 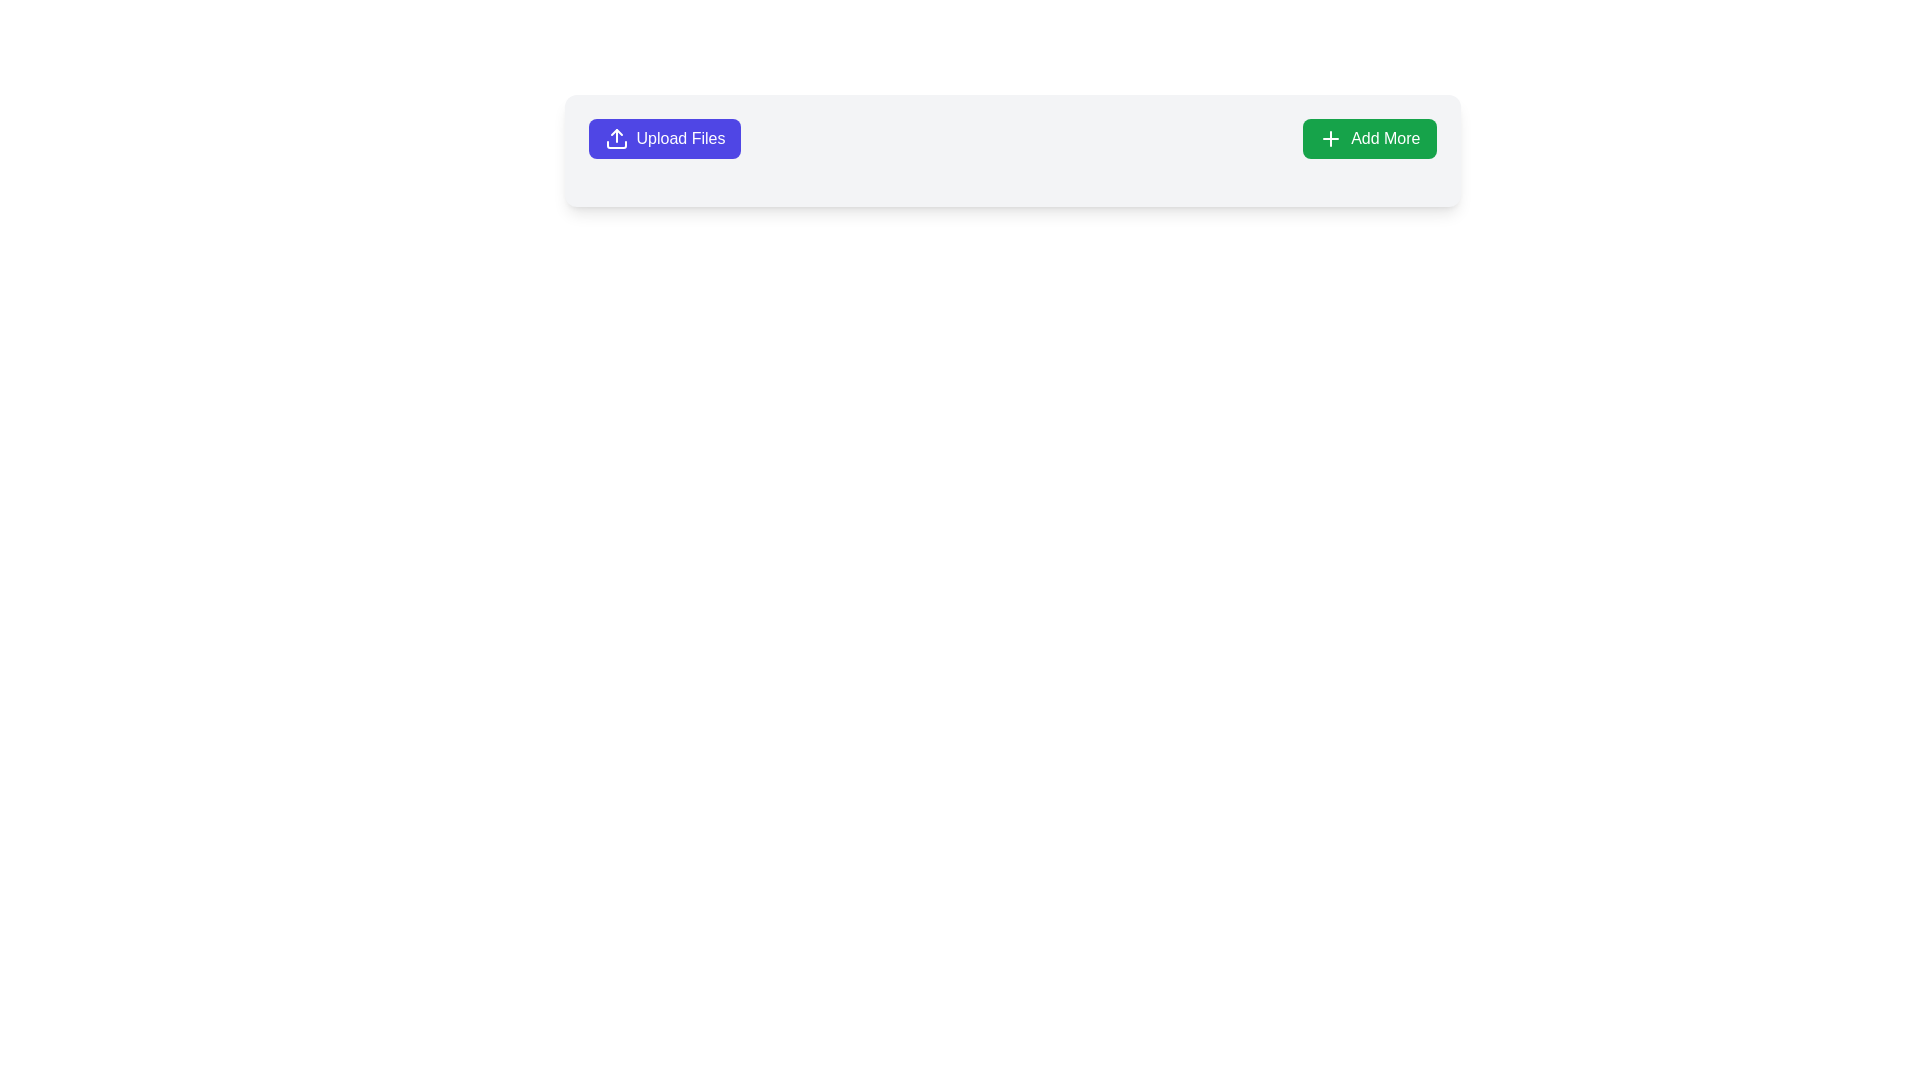 What do you see at coordinates (615, 137) in the screenshot?
I see `the graphical icon depicting an upward-facing arrow above a horizontal box outline, located to the left of the 'Upload Files' text within a button on the left-hand side of the interface` at bounding box center [615, 137].